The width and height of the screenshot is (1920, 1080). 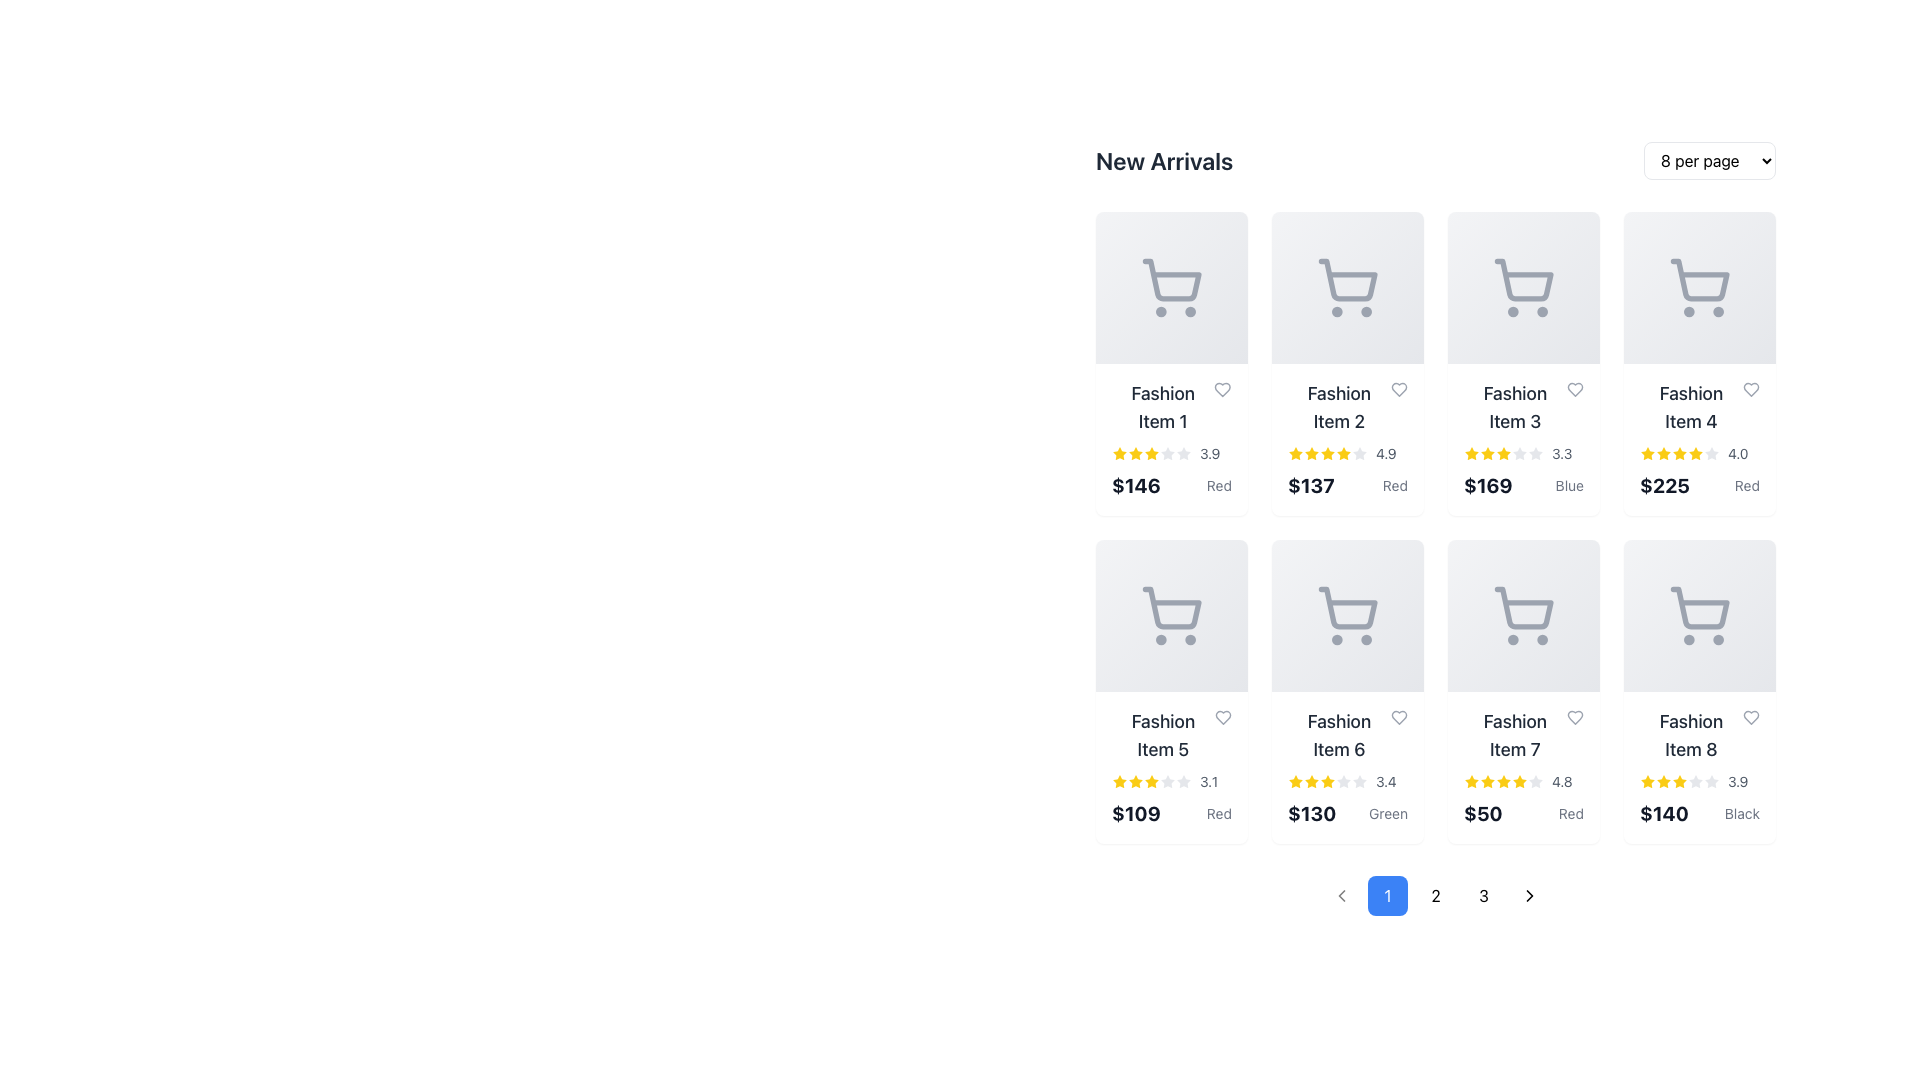 What do you see at coordinates (1296, 454) in the screenshot?
I see `the state of the first star icon in the five-star rating system for the 'Fashion Item 2' product card` at bounding box center [1296, 454].